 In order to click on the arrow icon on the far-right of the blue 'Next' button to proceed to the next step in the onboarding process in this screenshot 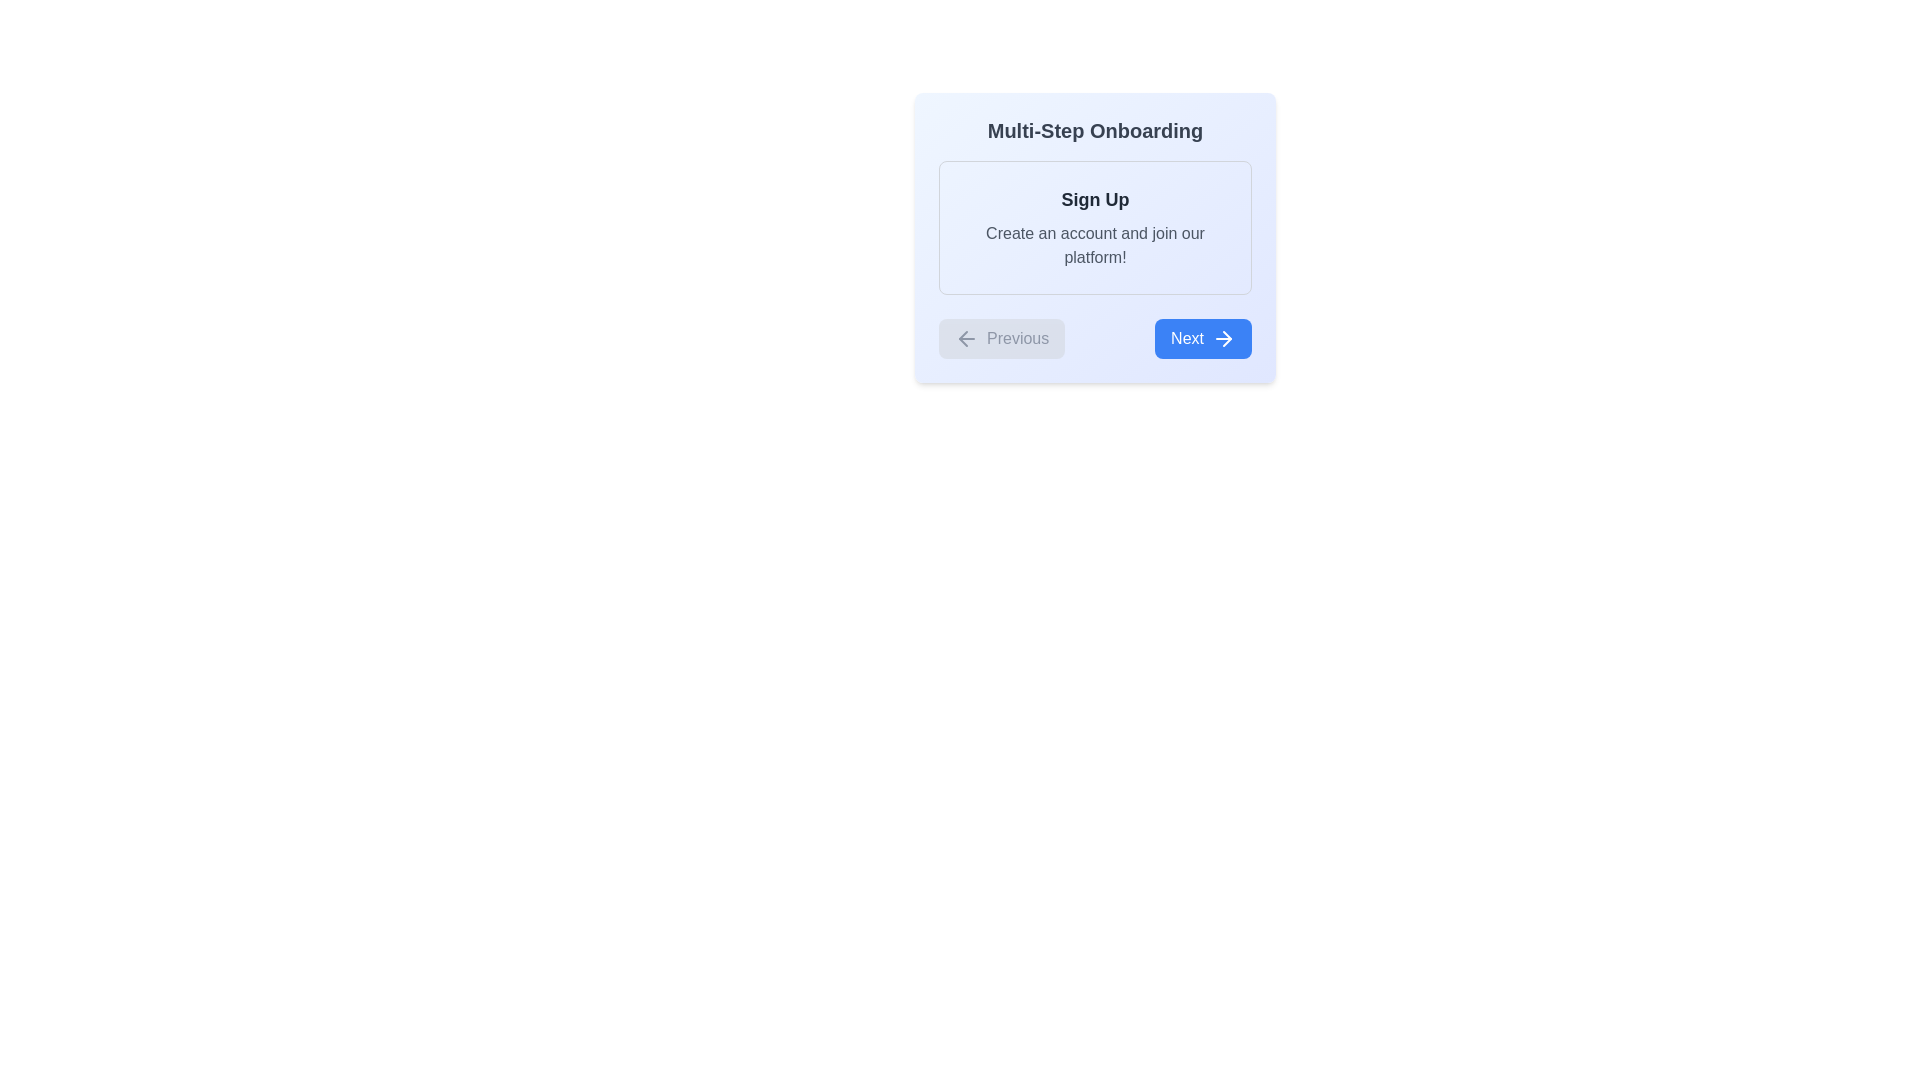, I will do `click(1223, 338)`.